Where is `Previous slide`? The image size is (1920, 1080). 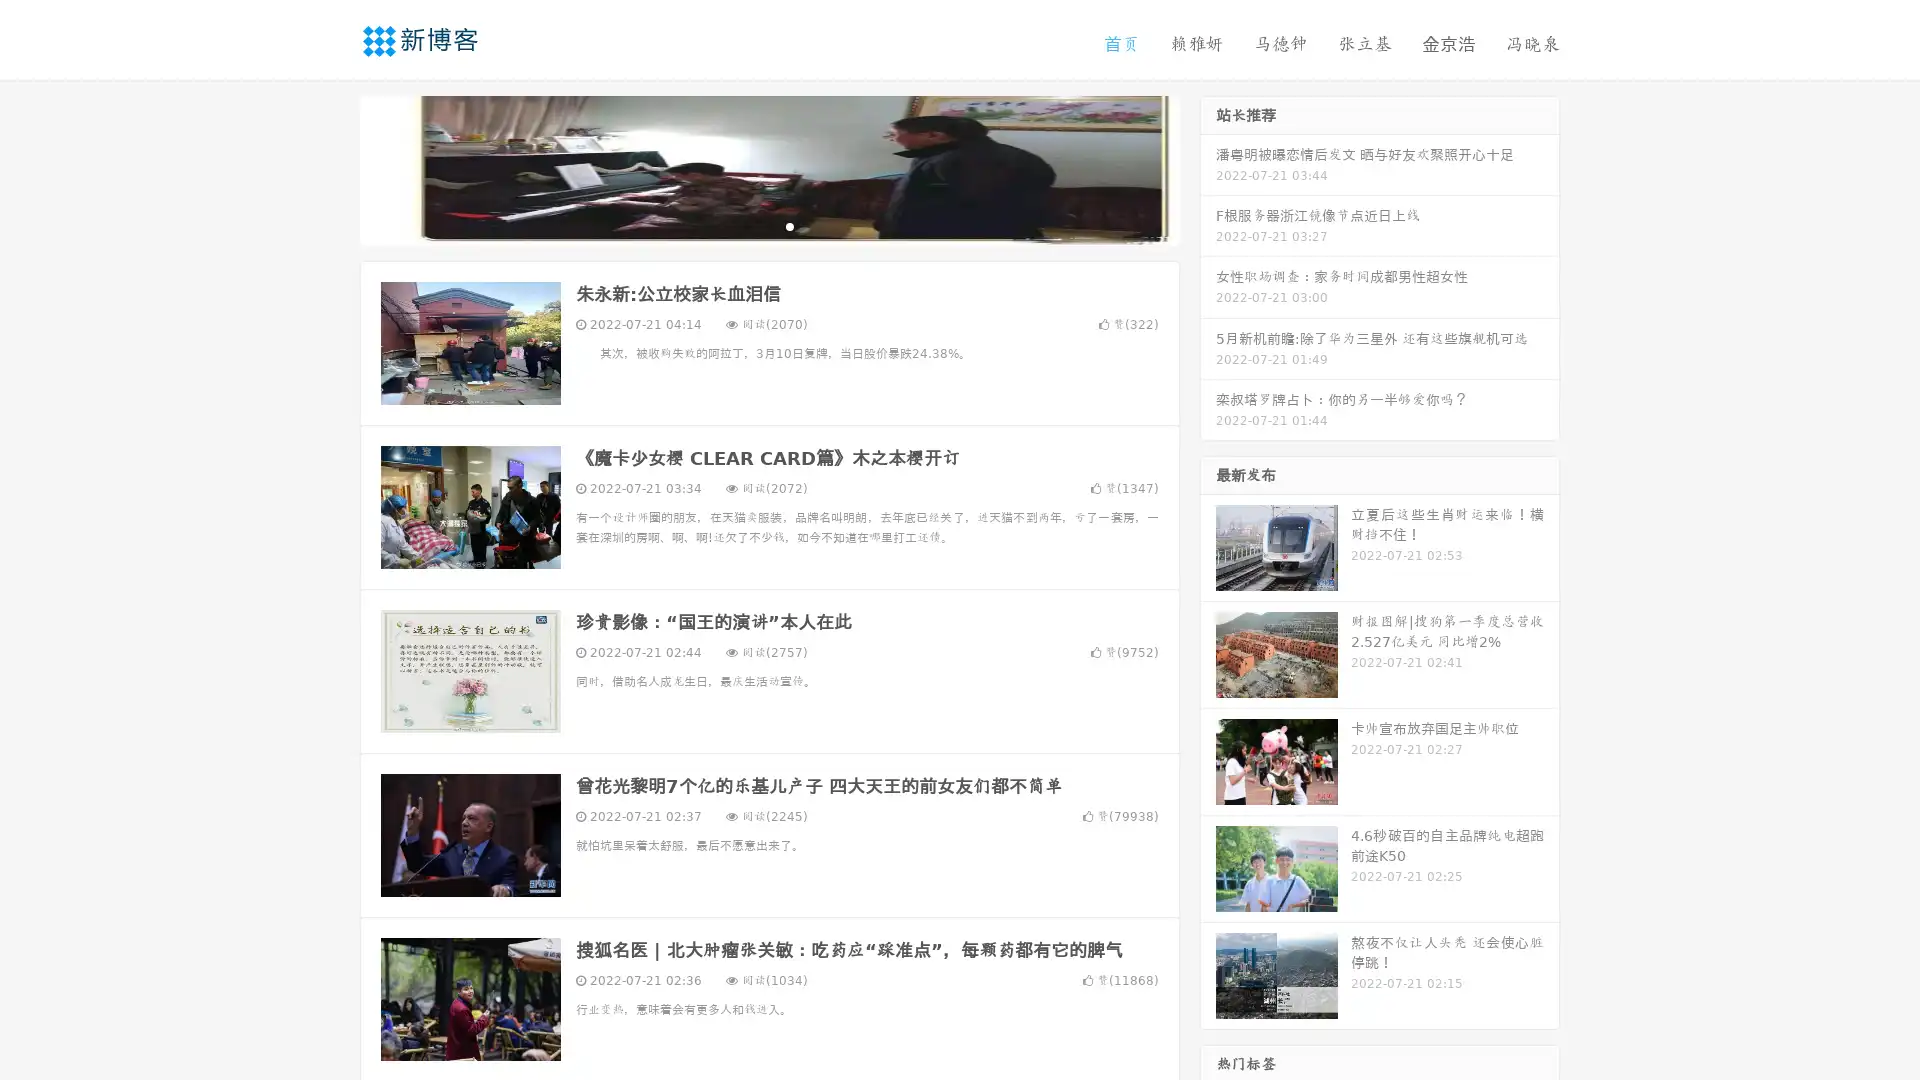 Previous slide is located at coordinates (330, 168).